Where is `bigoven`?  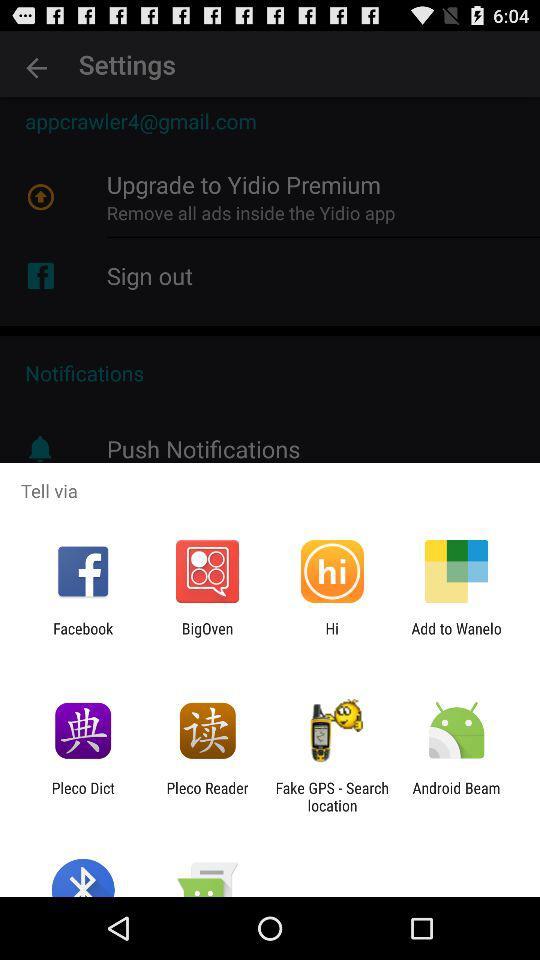 bigoven is located at coordinates (206, 636).